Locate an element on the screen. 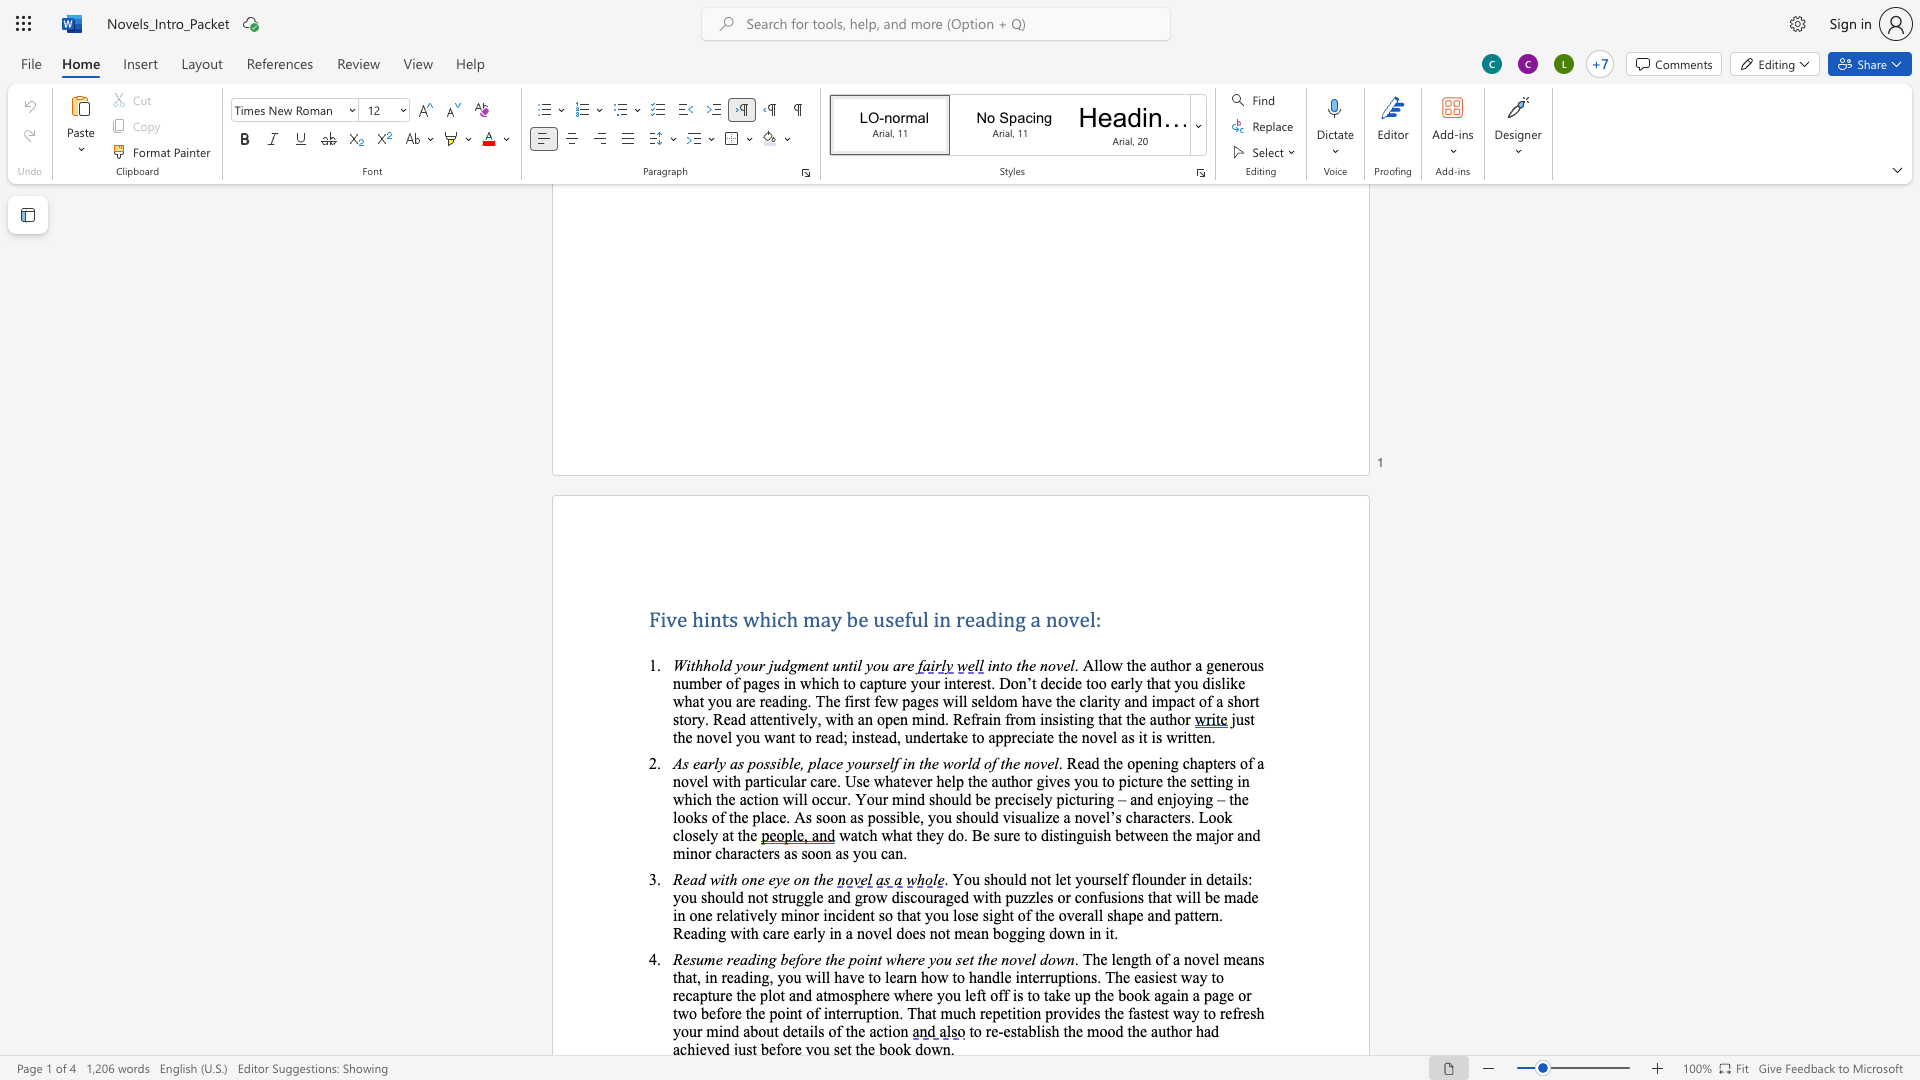 The height and width of the screenshot is (1080, 1920). the space between the continuous character "h" and "o" in the text is located at coordinates (1177, 665).